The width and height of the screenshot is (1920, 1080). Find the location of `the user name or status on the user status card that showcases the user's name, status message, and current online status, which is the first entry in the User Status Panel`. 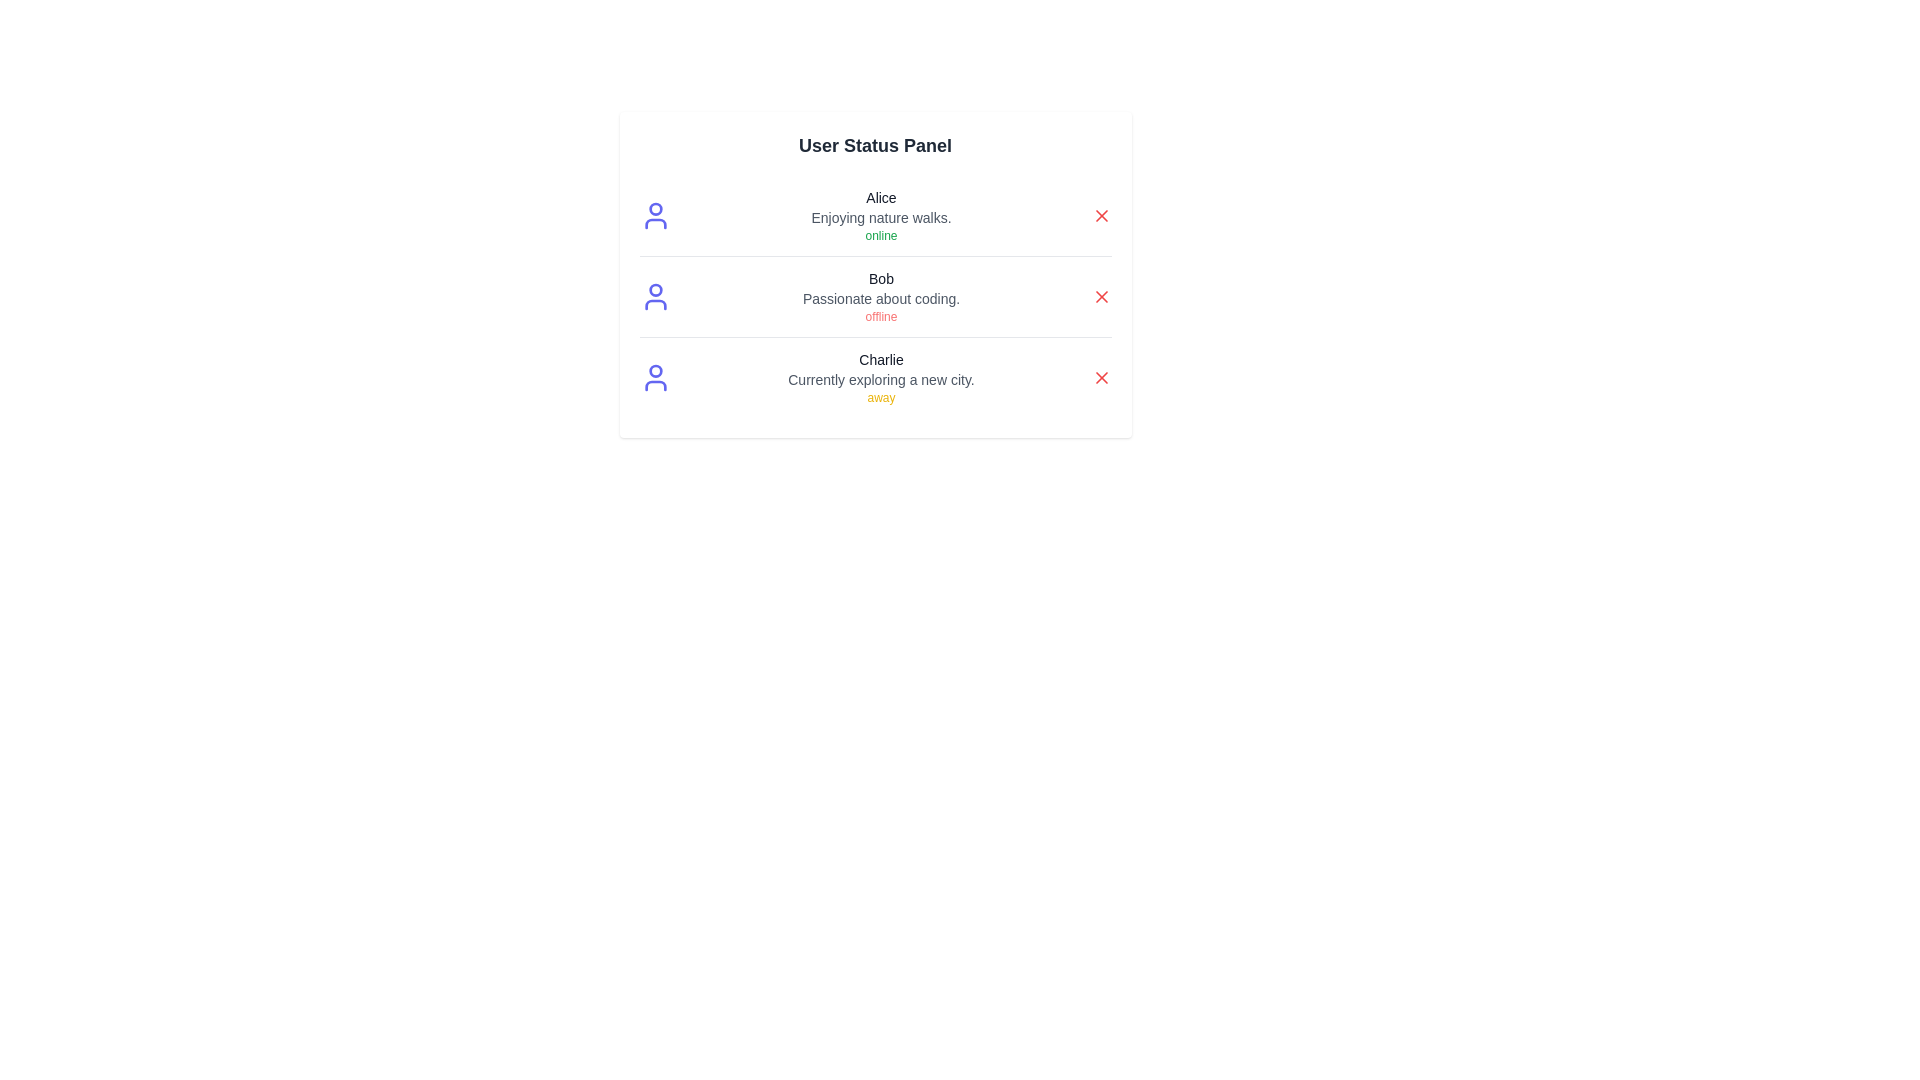

the user name or status on the user status card that showcases the user's name, status message, and current online status, which is the first entry in the User Status Panel is located at coordinates (875, 216).